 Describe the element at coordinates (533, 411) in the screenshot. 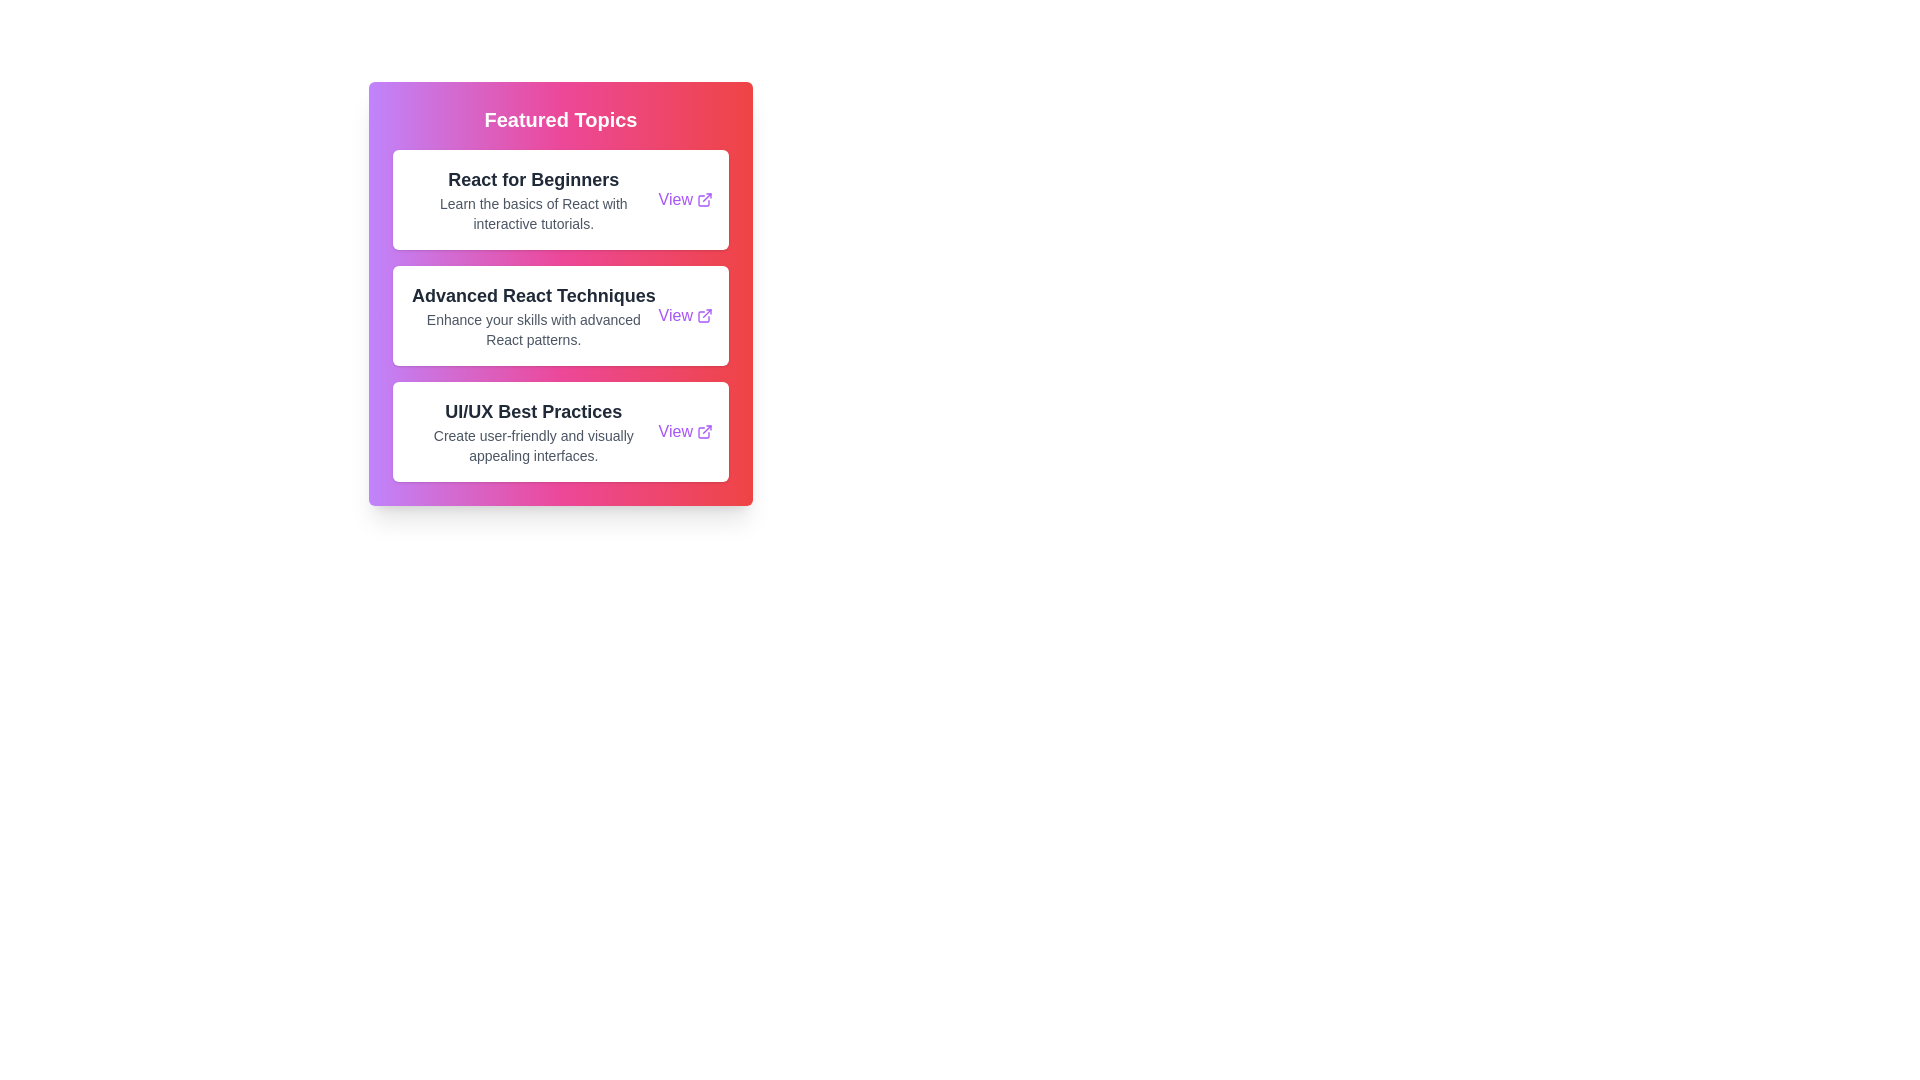

I see `the title text label located in the third card of the vertical list` at that location.